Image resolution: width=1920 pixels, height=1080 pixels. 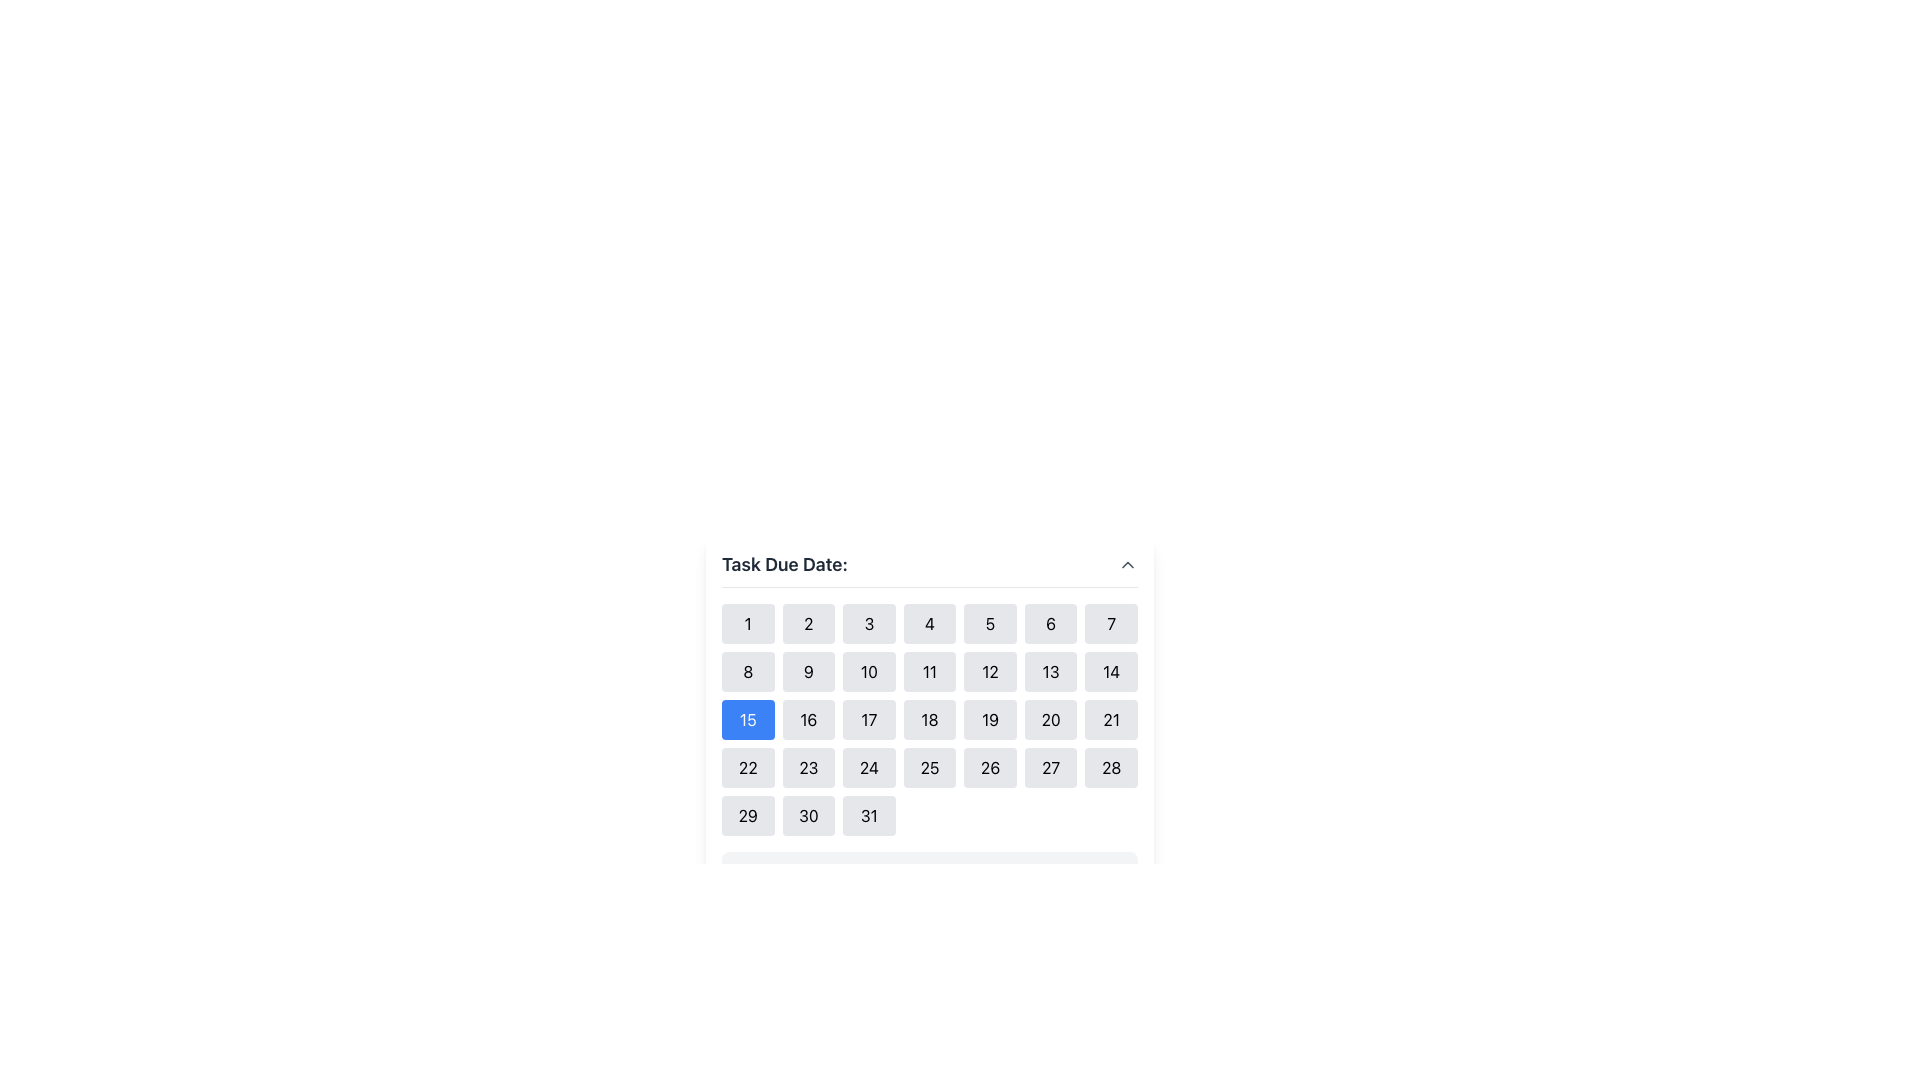 I want to click on the button in the calendar grid interface that allows users, so click(x=1050, y=720).